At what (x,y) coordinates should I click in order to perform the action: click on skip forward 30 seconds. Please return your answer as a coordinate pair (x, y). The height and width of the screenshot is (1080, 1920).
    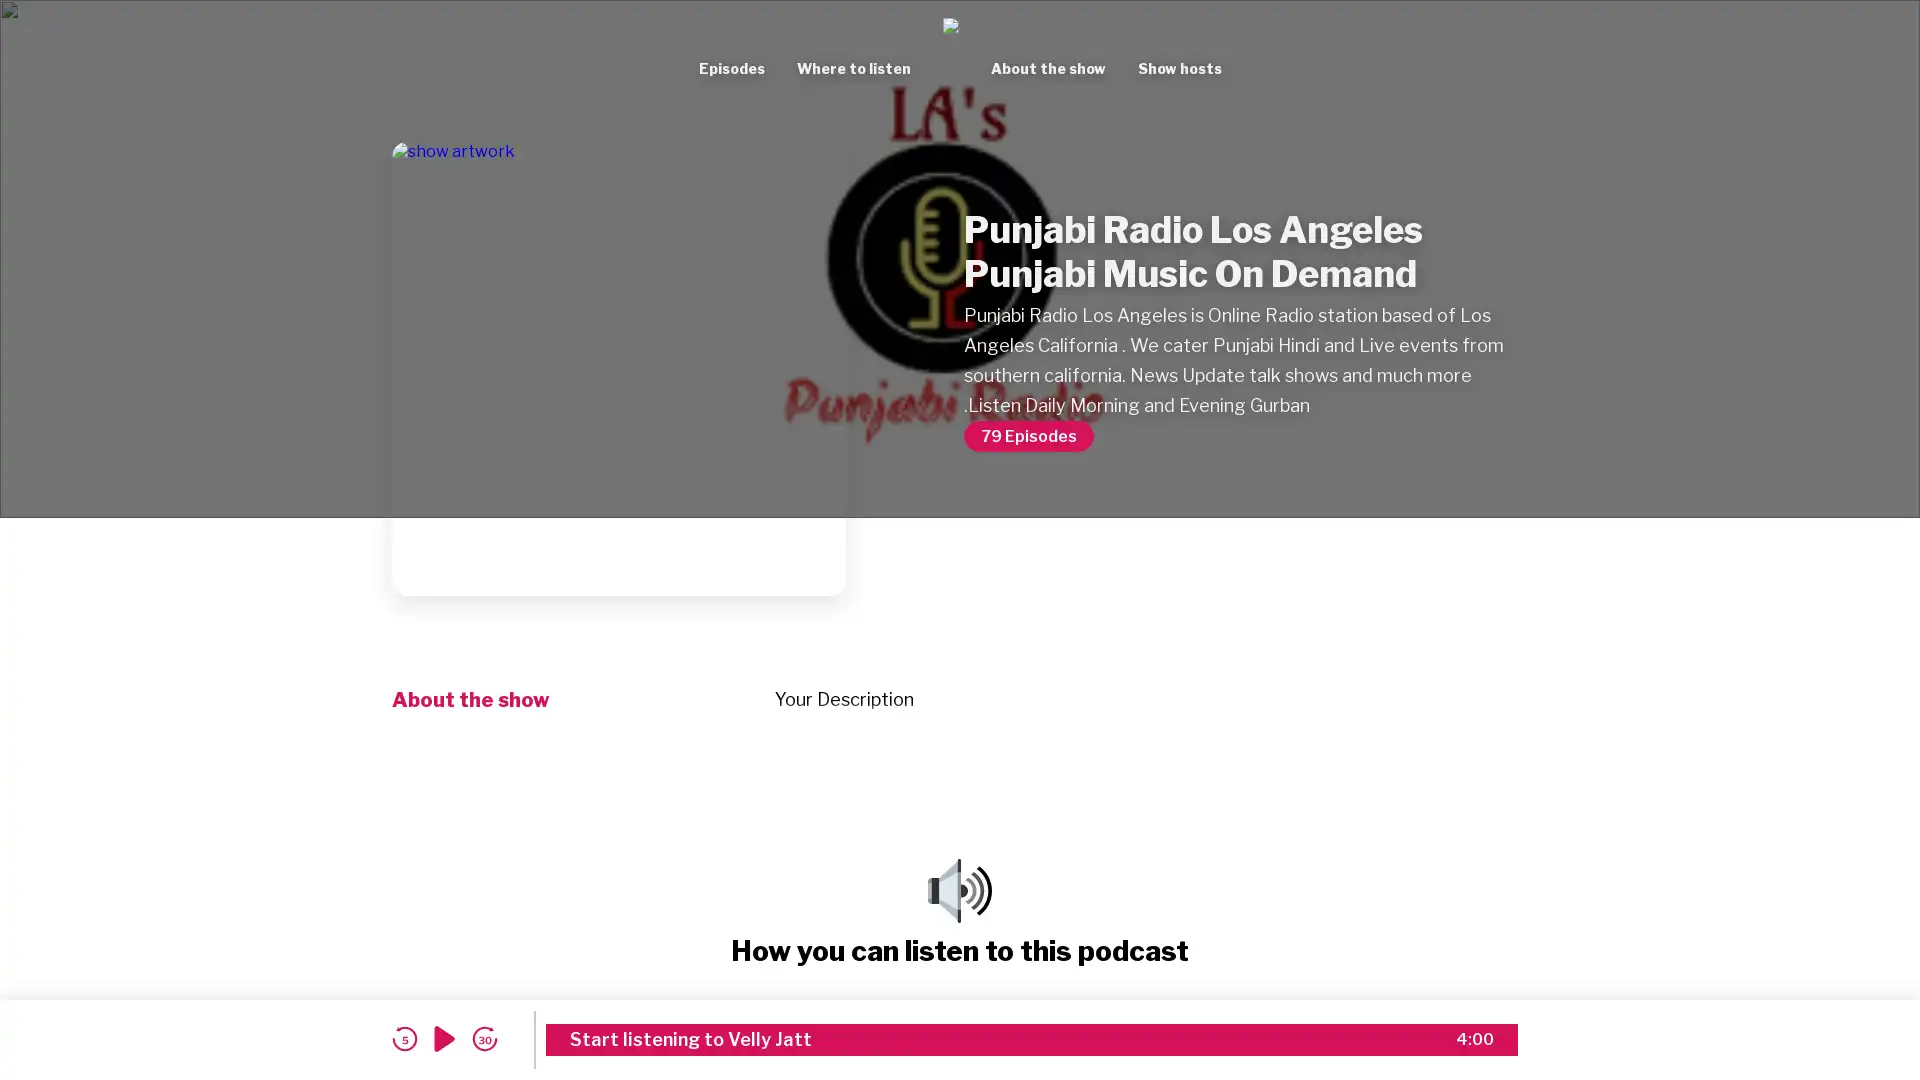
    Looking at the image, I should click on (484, 1038).